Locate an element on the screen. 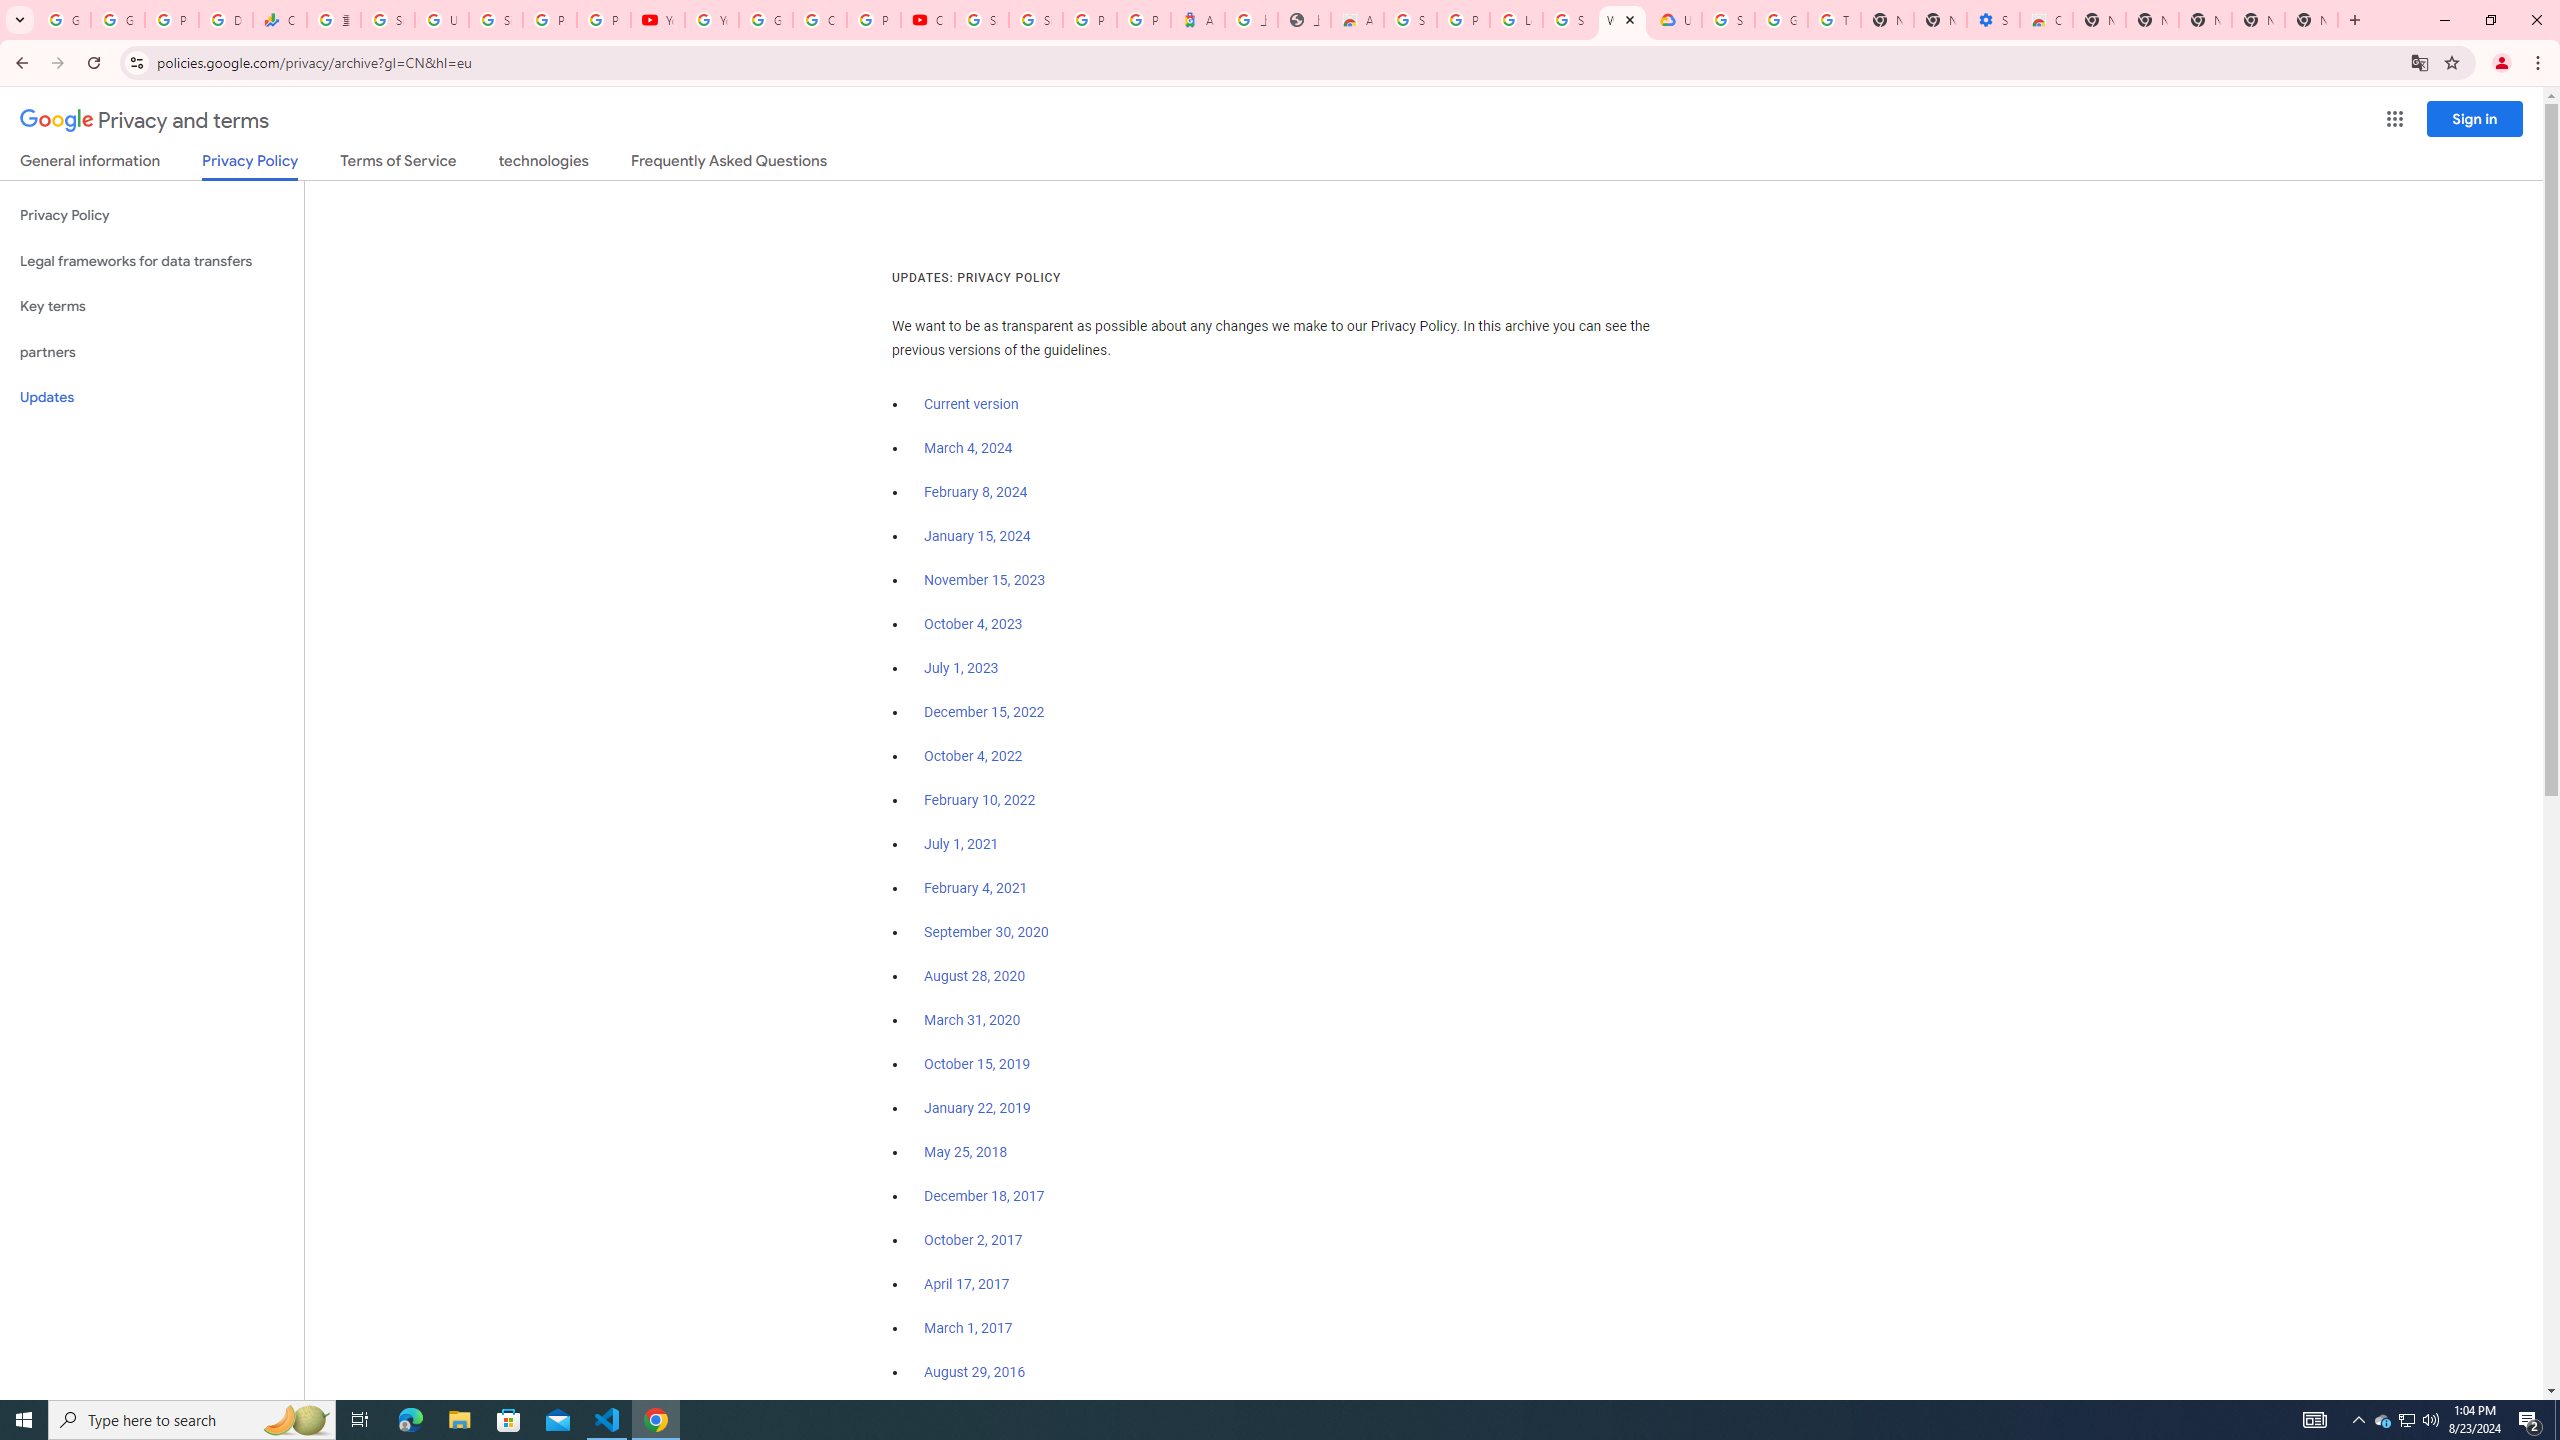  'Current version' is located at coordinates (970, 405).